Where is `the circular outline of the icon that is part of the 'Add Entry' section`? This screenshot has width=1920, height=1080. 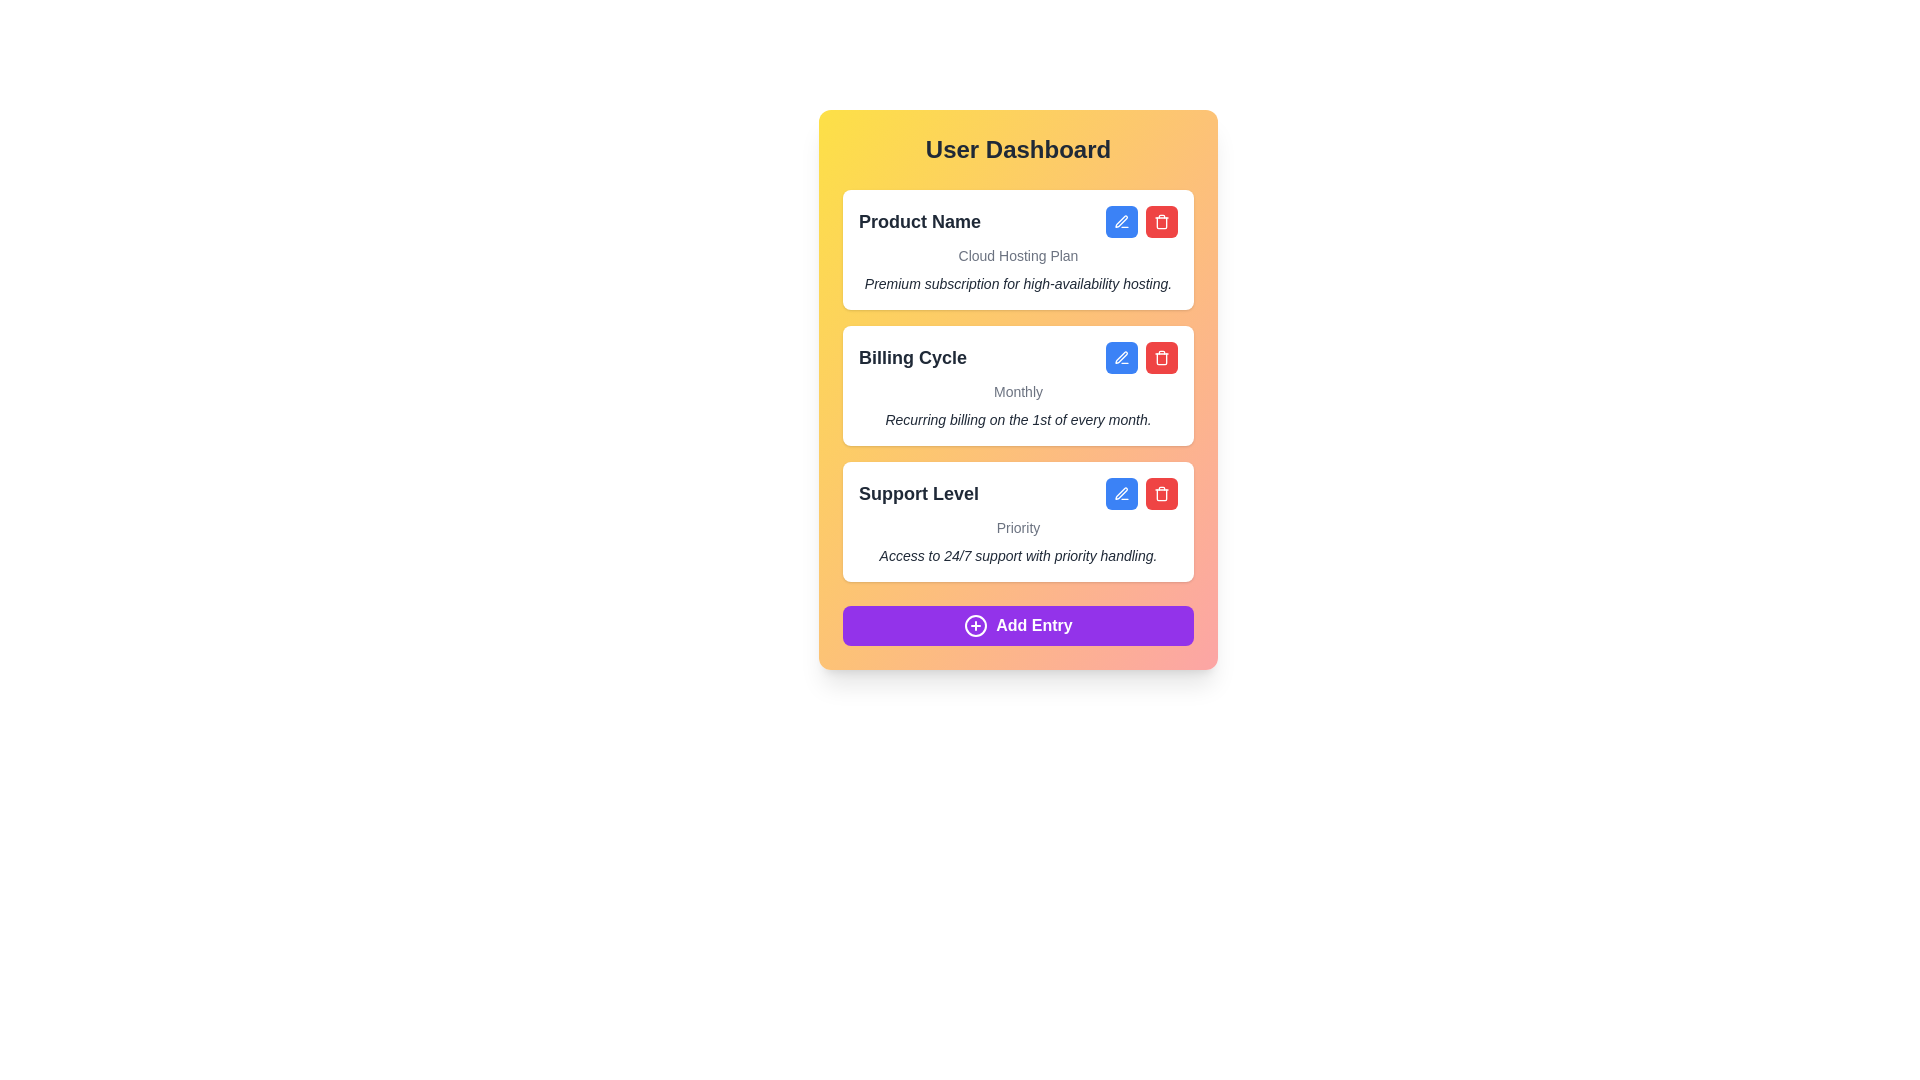
the circular outline of the icon that is part of the 'Add Entry' section is located at coordinates (976, 624).